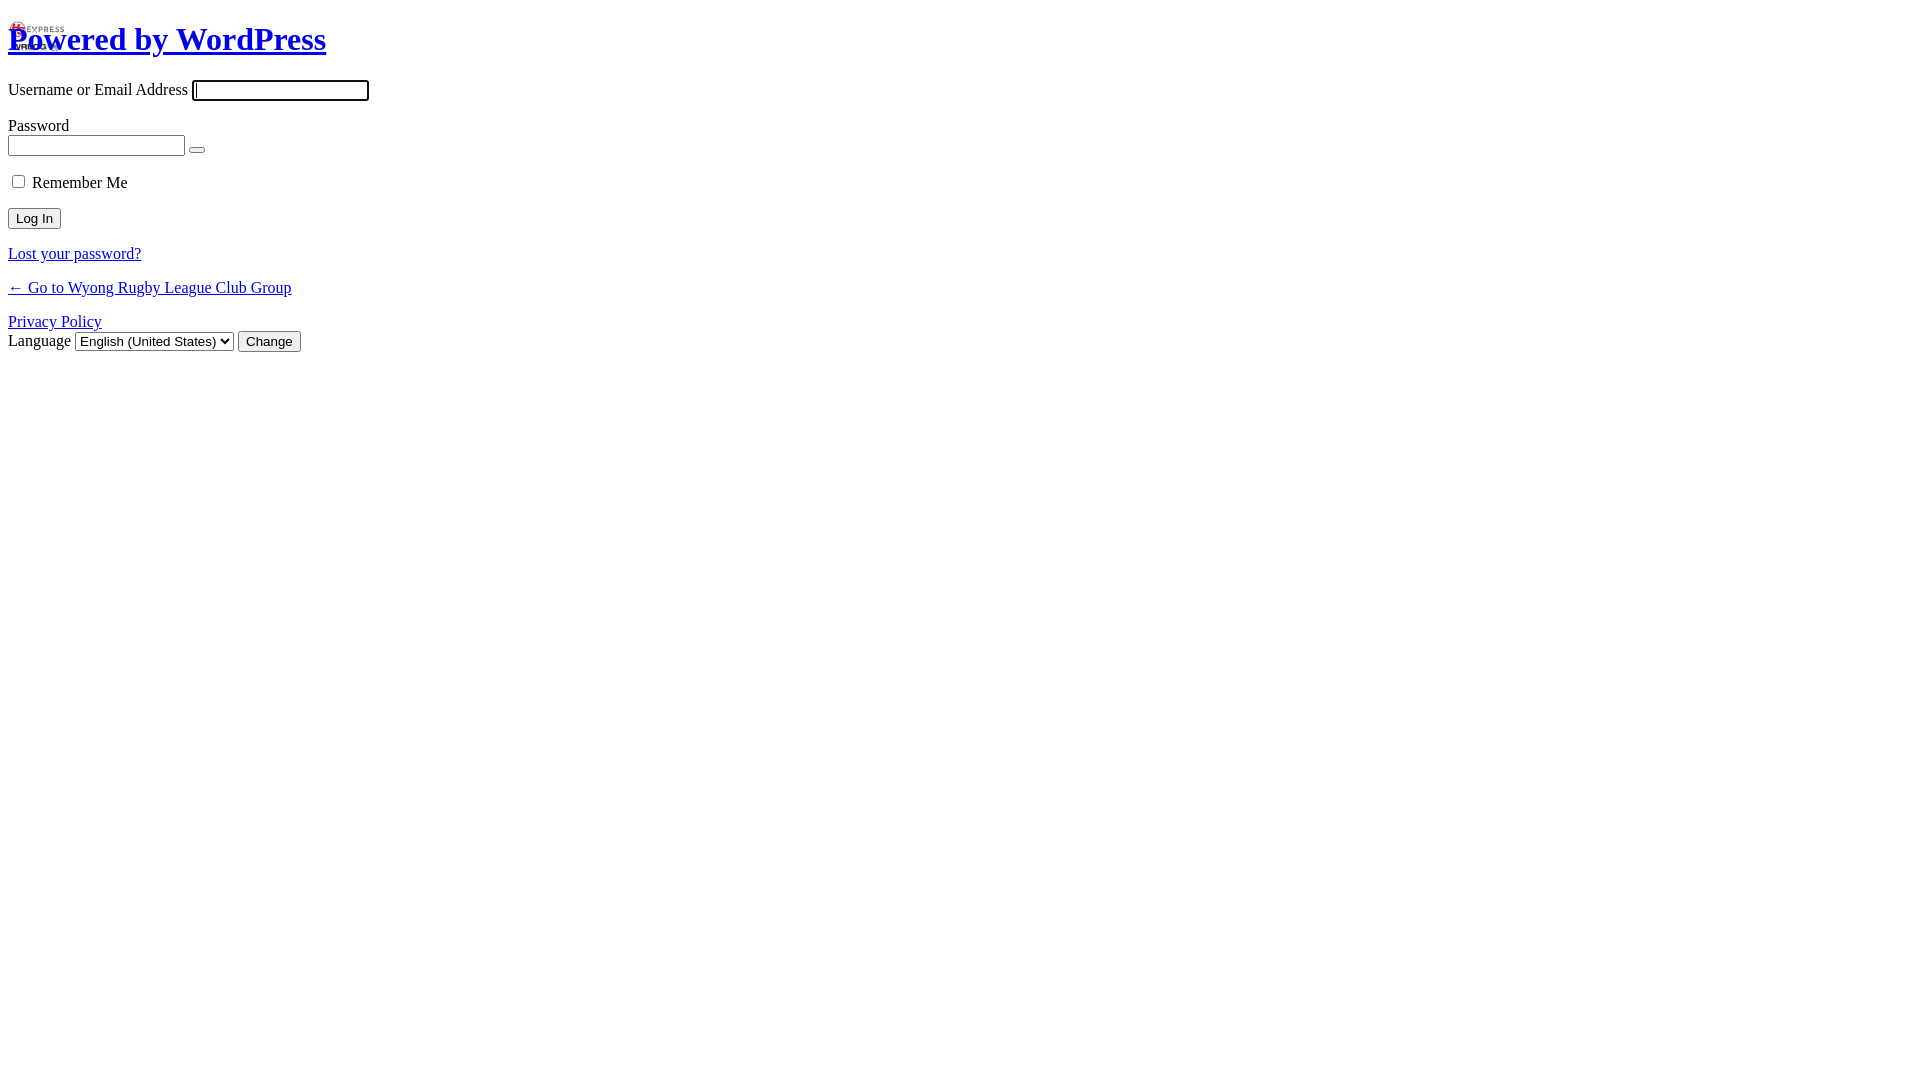  I want to click on 'Powered by WordPress', so click(167, 38).